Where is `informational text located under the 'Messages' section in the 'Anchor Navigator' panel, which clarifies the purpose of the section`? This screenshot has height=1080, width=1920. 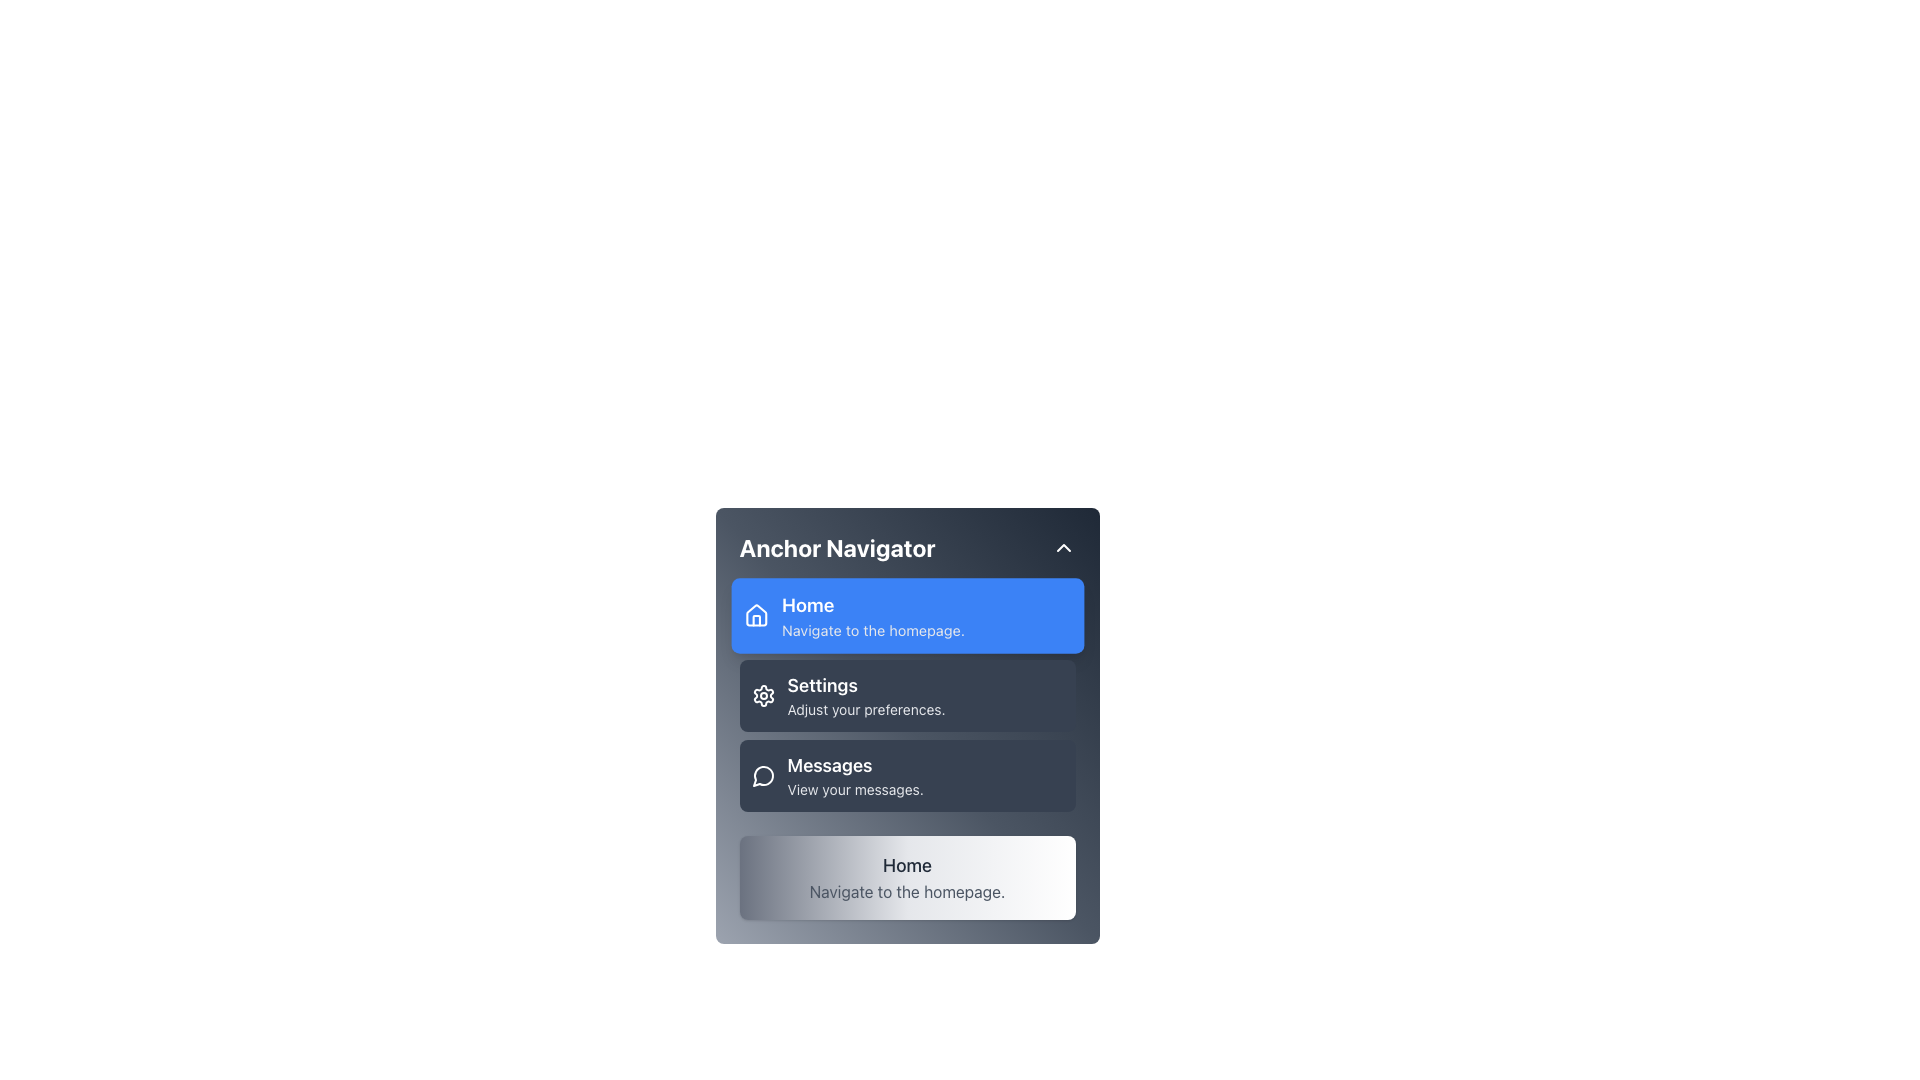 informational text located under the 'Messages' section in the 'Anchor Navigator' panel, which clarifies the purpose of the section is located at coordinates (855, 789).